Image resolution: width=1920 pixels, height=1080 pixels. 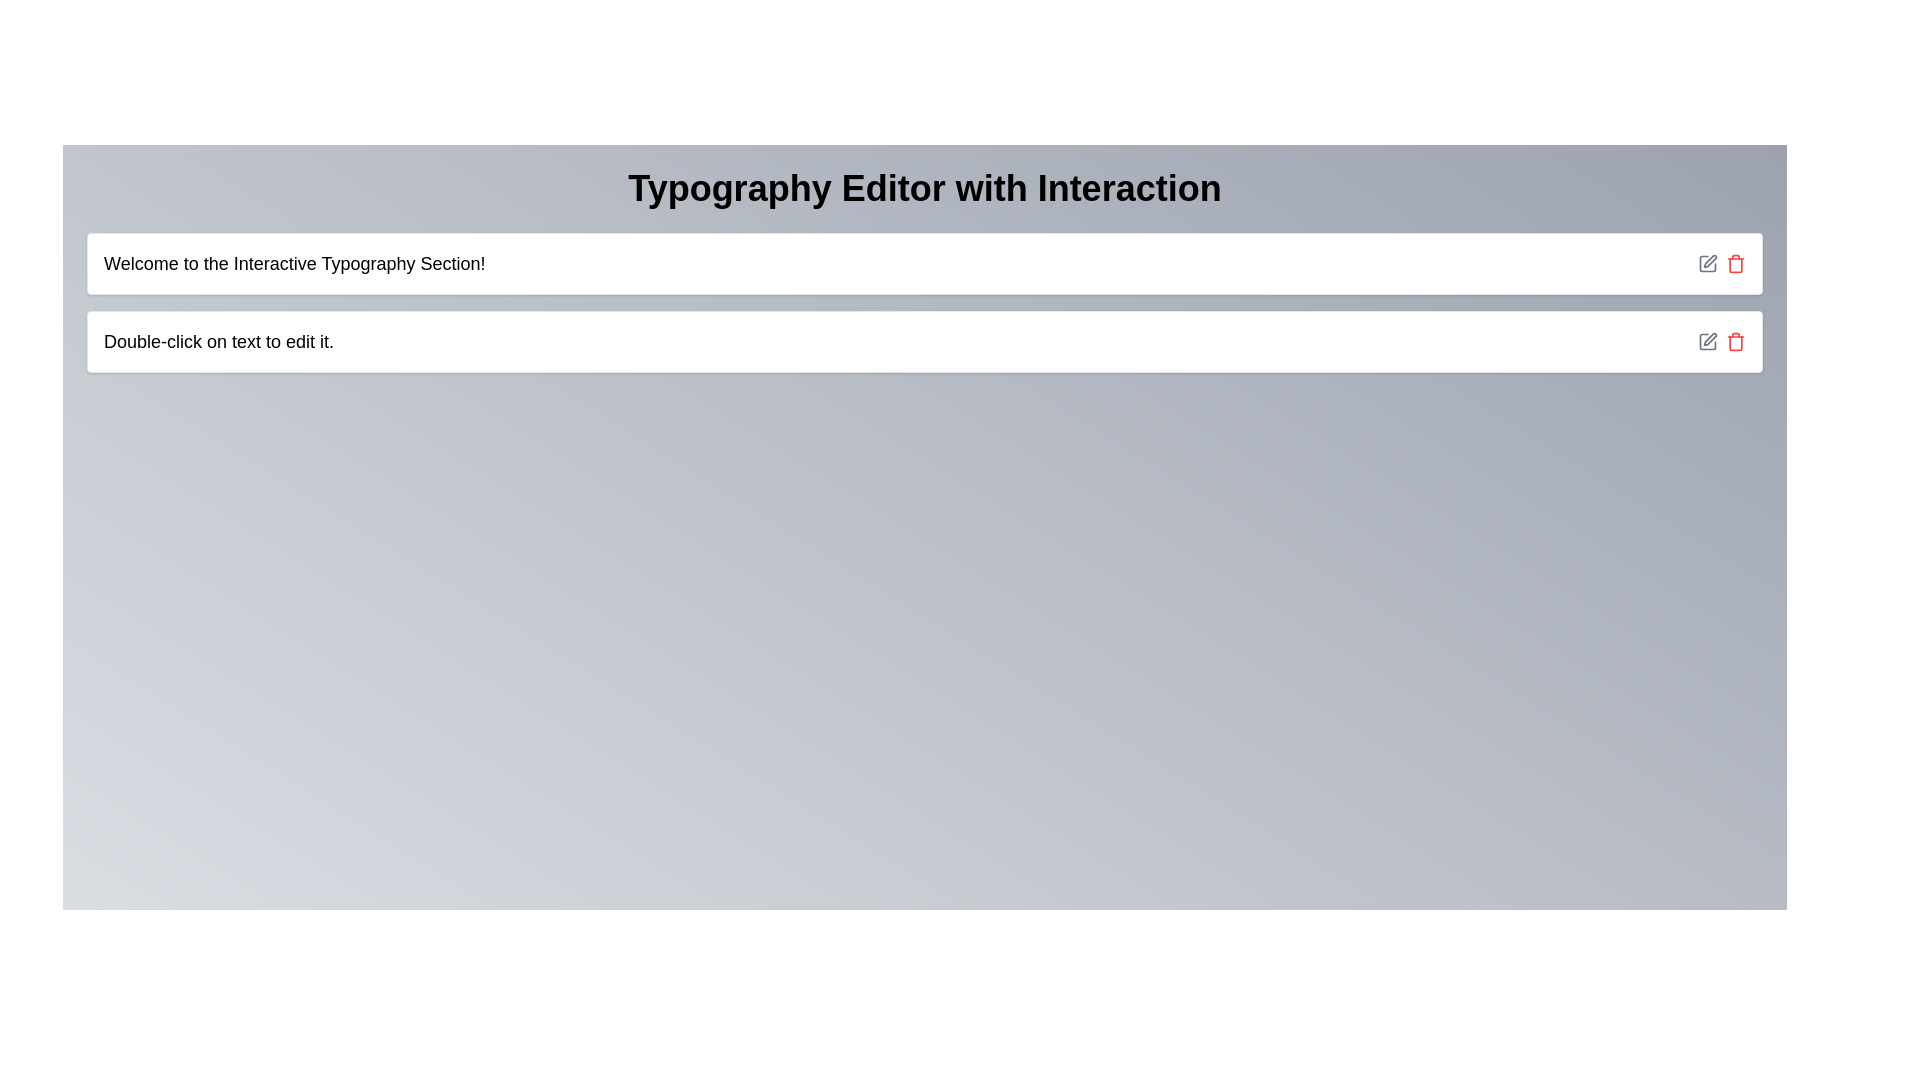 I want to click on the edit icon button located in the top-right corner of the first text box to change its color, so click(x=1707, y=262).